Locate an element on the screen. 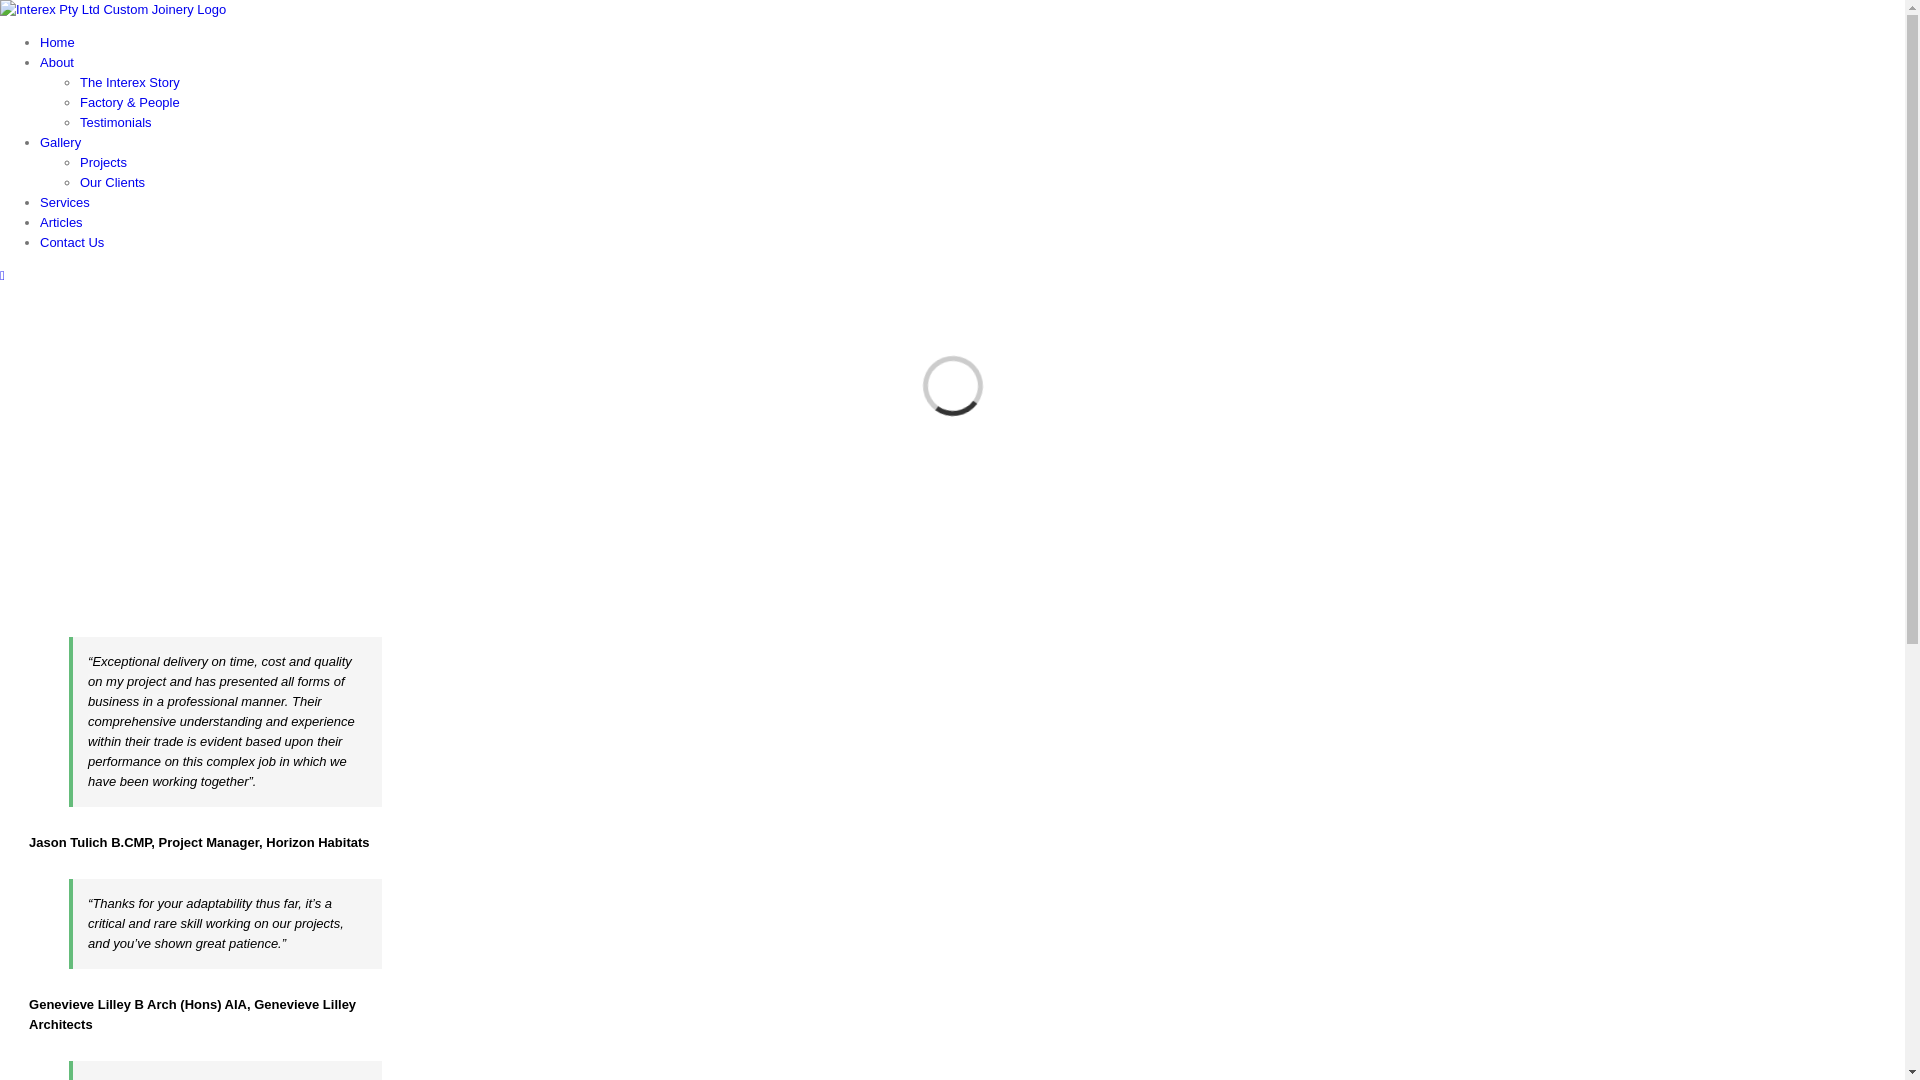 The height and width of the screenshot is (1080, 1920). 'Projects' is located at coordinates (102, 161).